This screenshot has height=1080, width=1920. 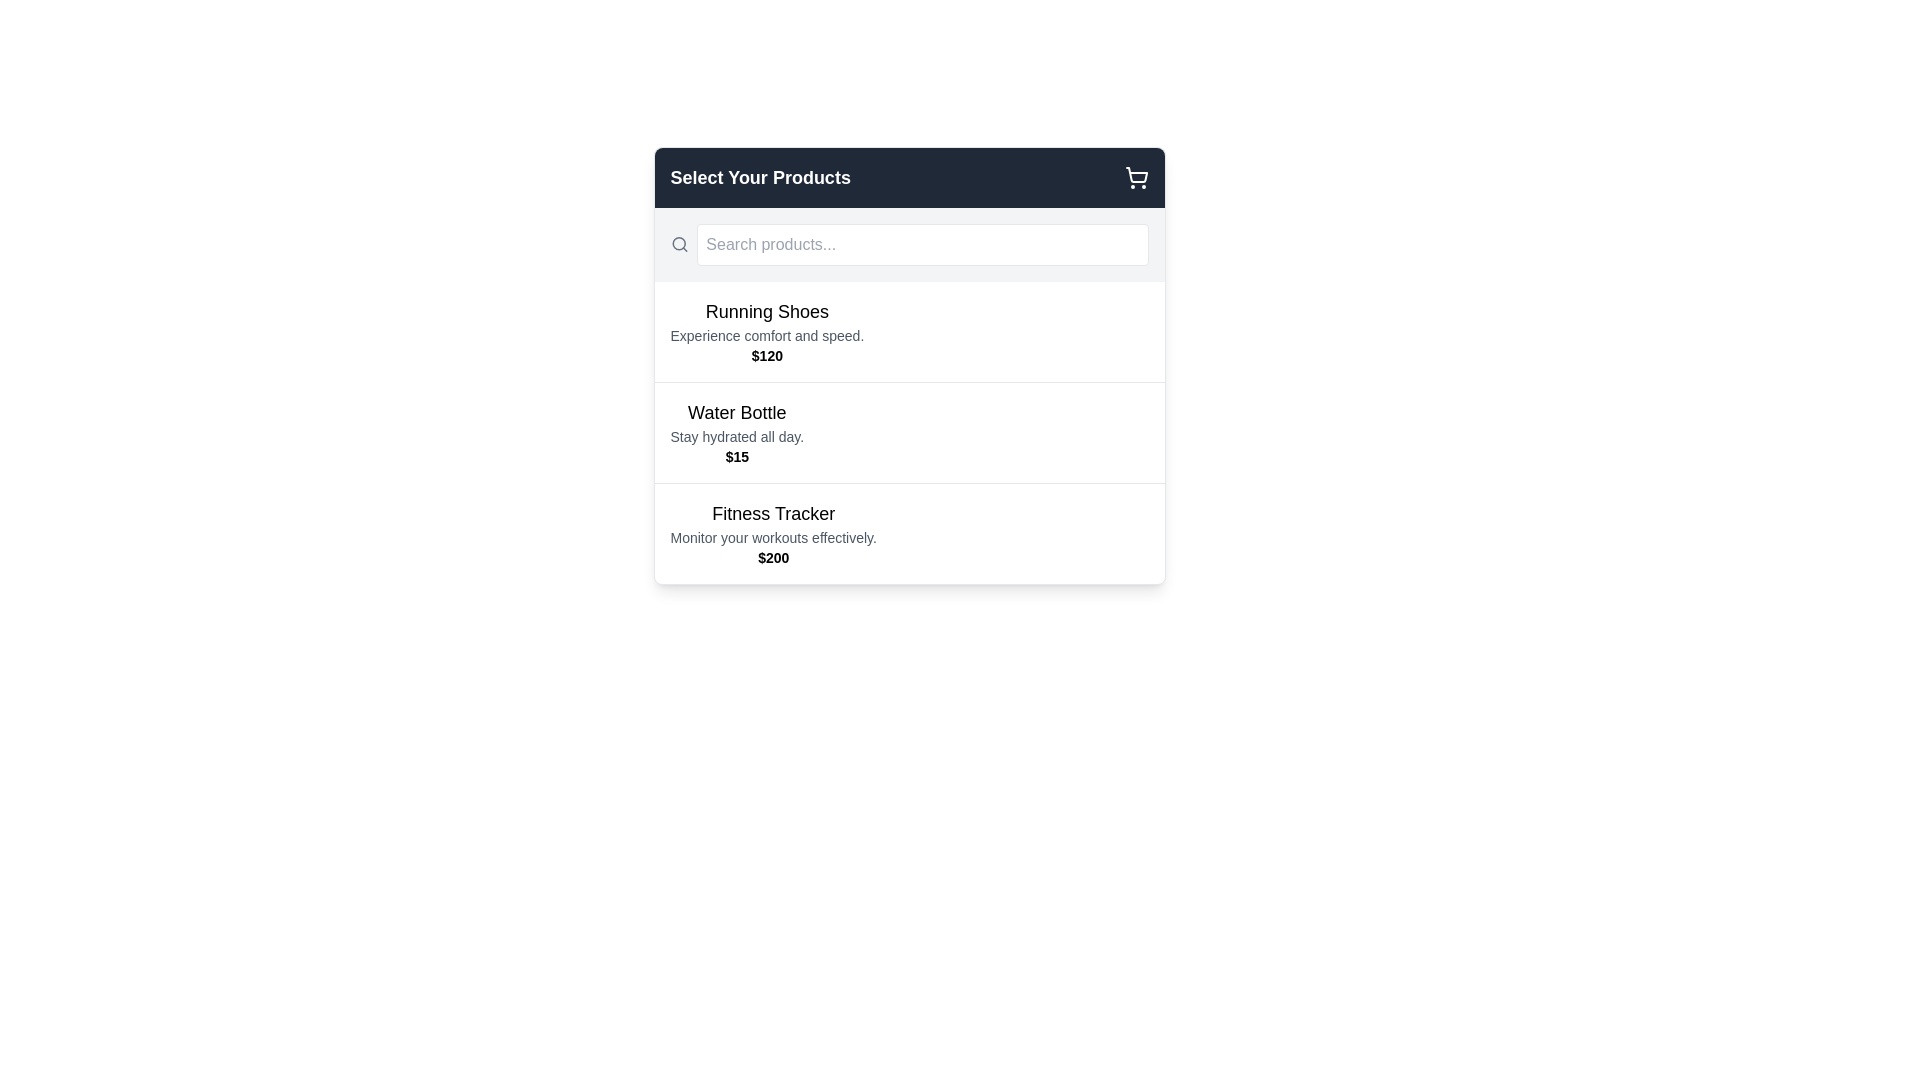 What do you see at coordinates (772, 532) in the screenshot?
I see `the third product information component` at bounding box center [772, 532].